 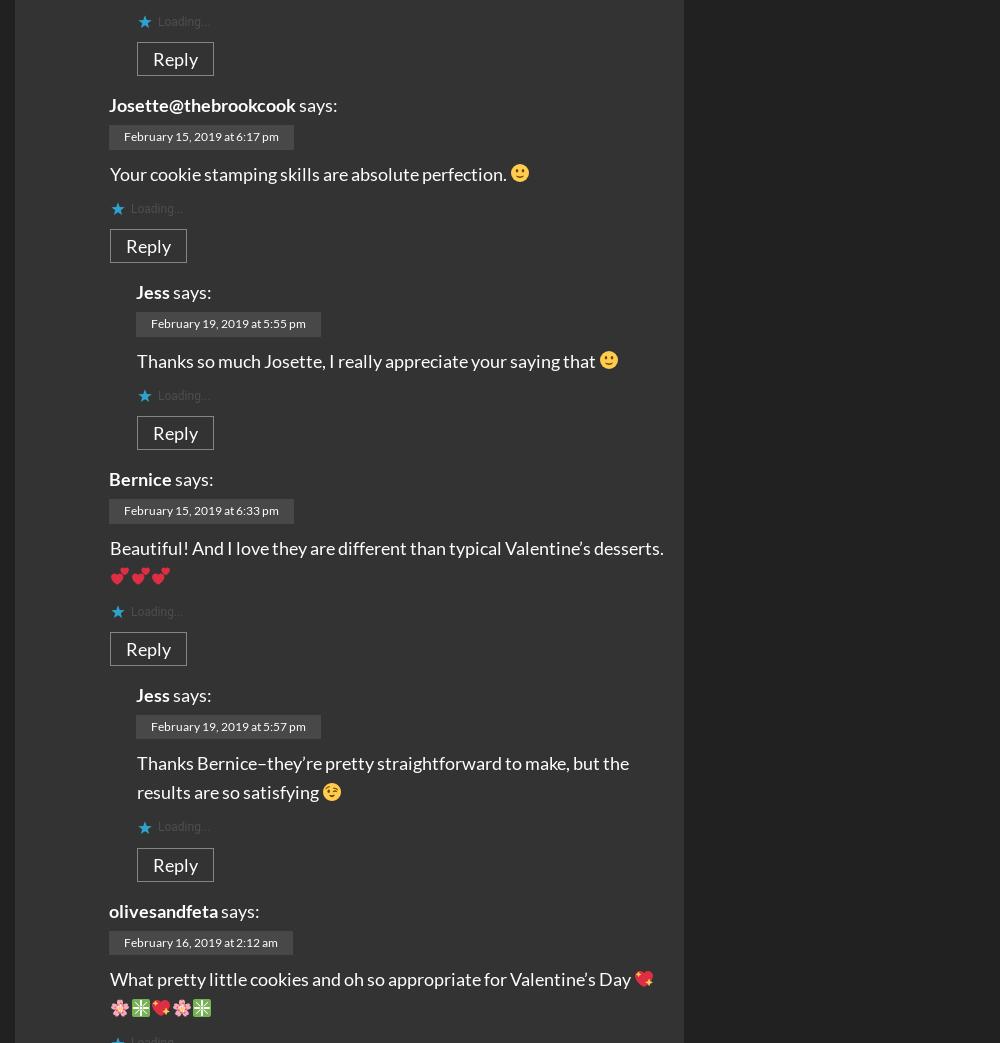 What do you see at coordinates (387, 546) in the screenshot?
I see `'Beautiful! And I love they are different than typical Valentine’s desserts.'` at bounding box center [387, 546].